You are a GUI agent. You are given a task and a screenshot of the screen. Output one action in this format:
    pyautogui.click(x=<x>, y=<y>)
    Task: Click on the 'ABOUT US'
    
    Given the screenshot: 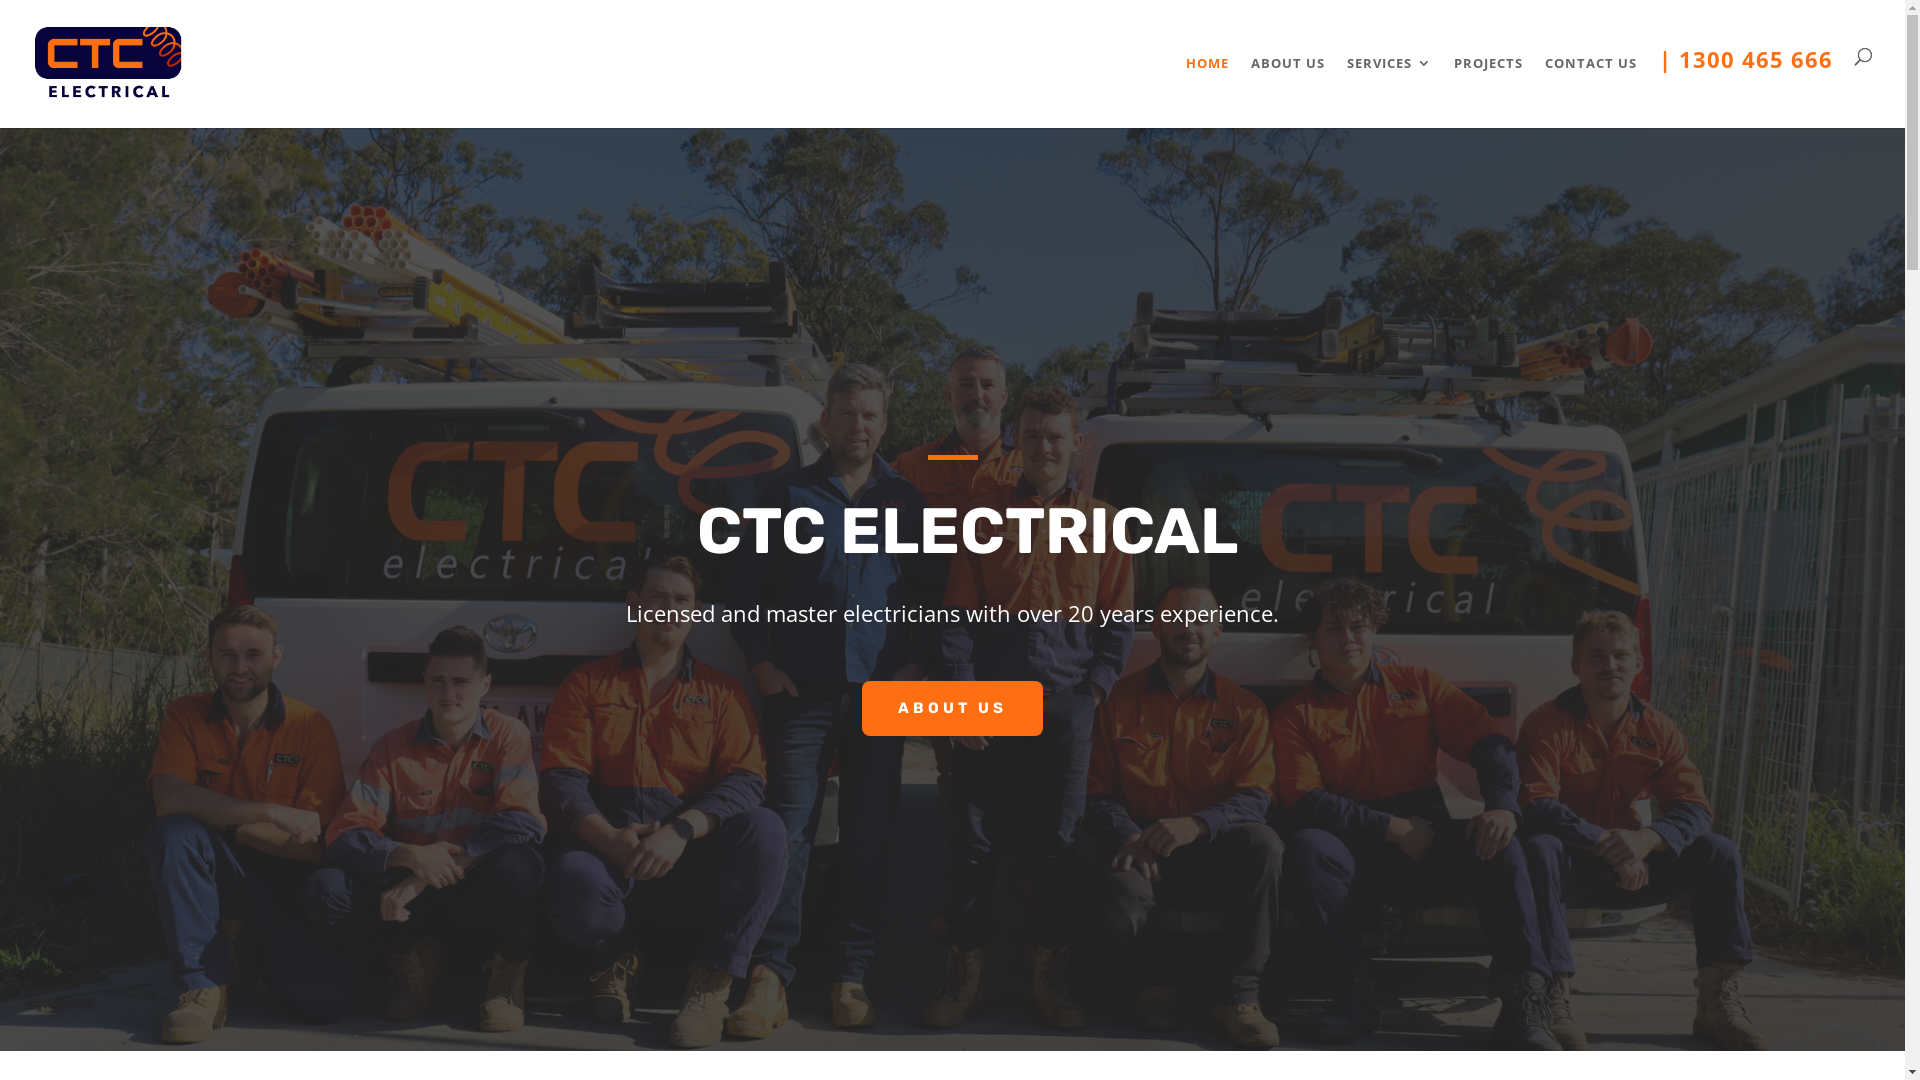 What is the action you would take?
    pyautogui.click(x=951, y=708)
    